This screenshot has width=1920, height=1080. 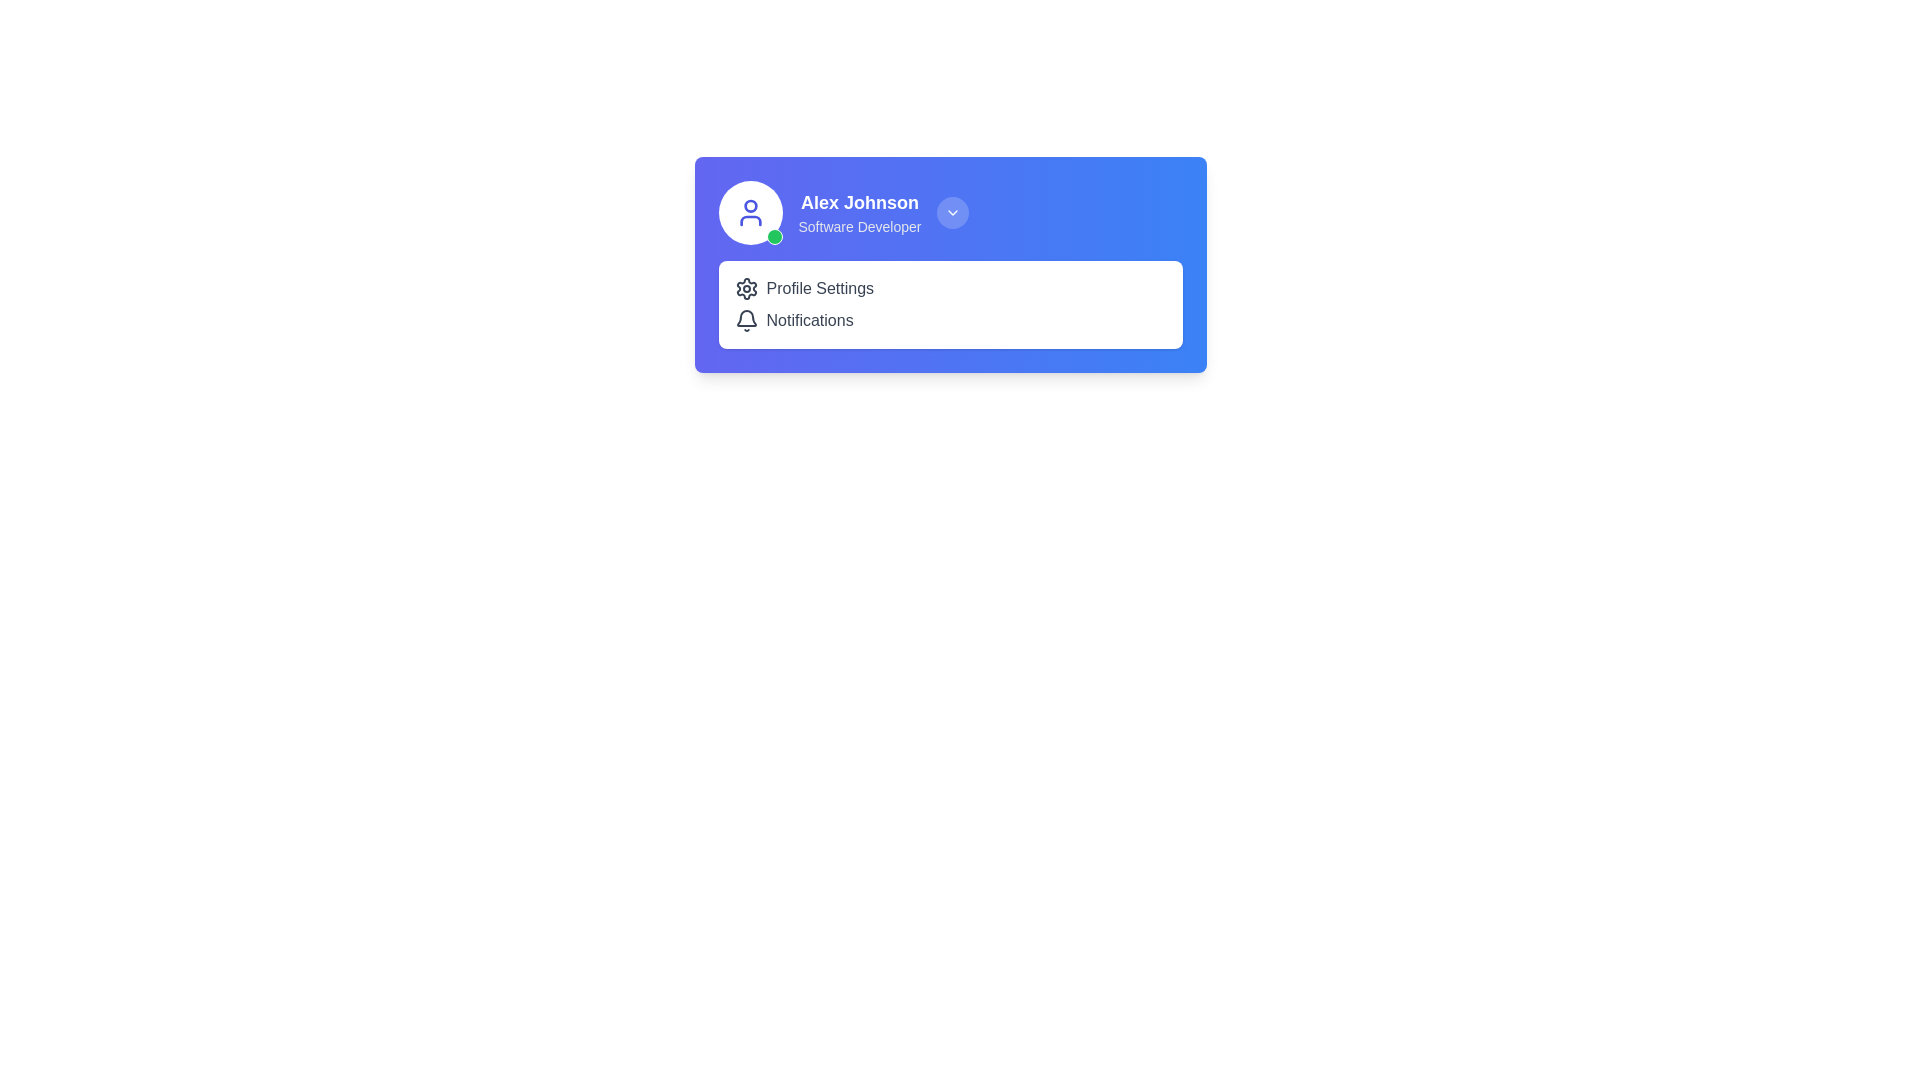 What do you see at coordinates (745, 317) in the screenshot?
I see `the notification icon, which is an SVG element positioned adjacent to the 'Notifications' label in the top right section of the UI` at bounding box center [745, 317].